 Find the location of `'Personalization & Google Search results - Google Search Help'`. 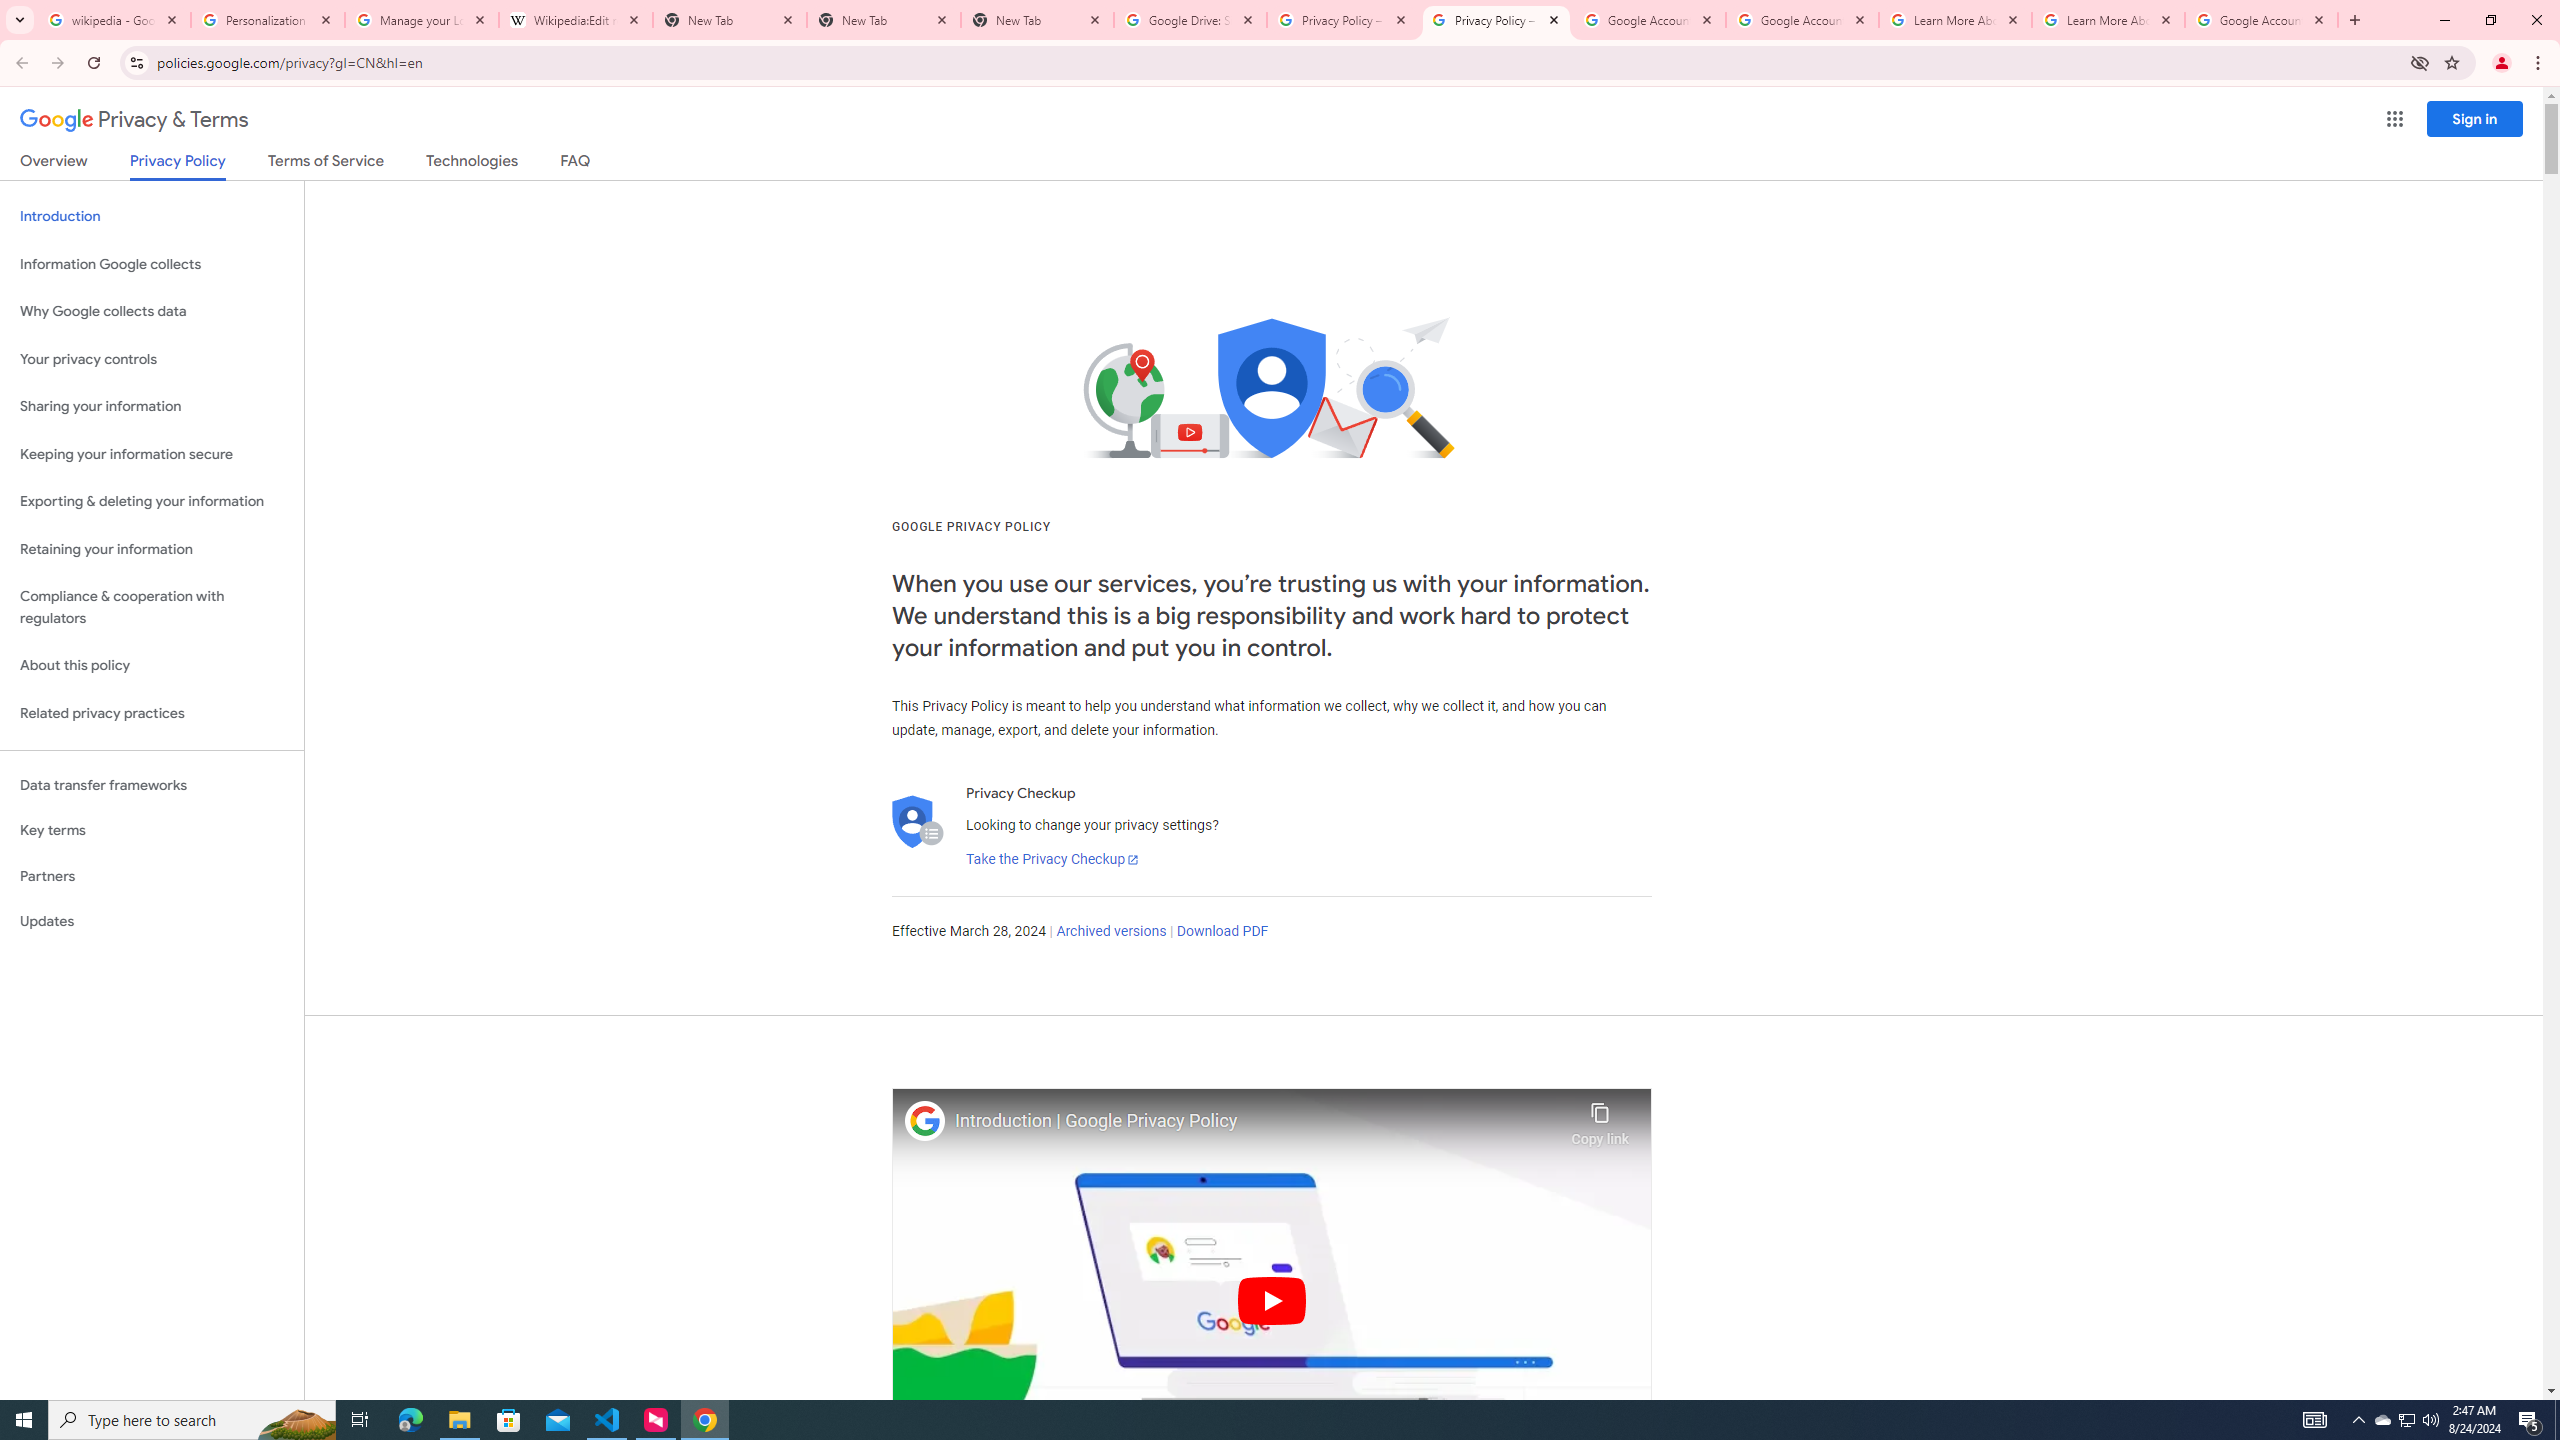

'Personalization & Google Search results - Google Search Help' is located at coordinates (266, 19).